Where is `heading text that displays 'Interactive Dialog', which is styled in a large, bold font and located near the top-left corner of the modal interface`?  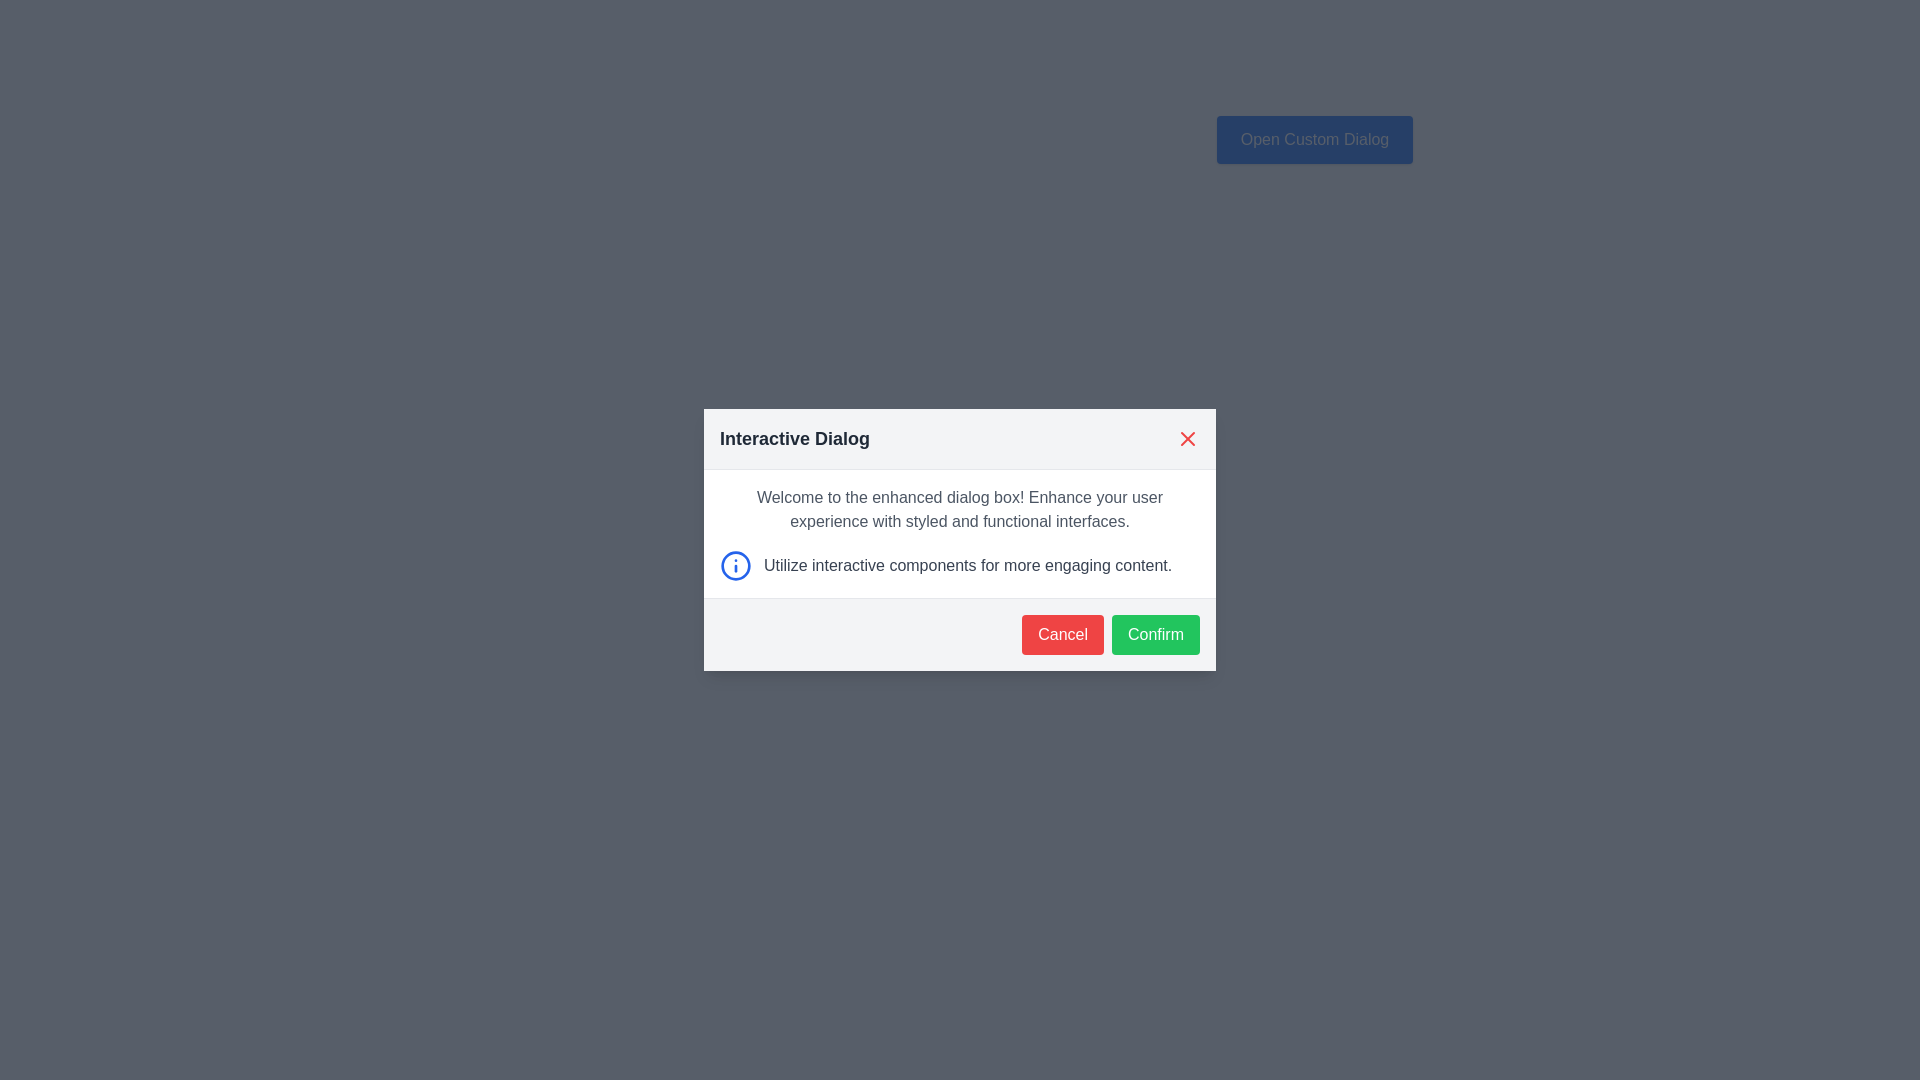 heading text that displays 'Interactive Dialog', which is styled in a large, bold font and located near the top-left corner of the modal interface is located at coordinates (794, 438).